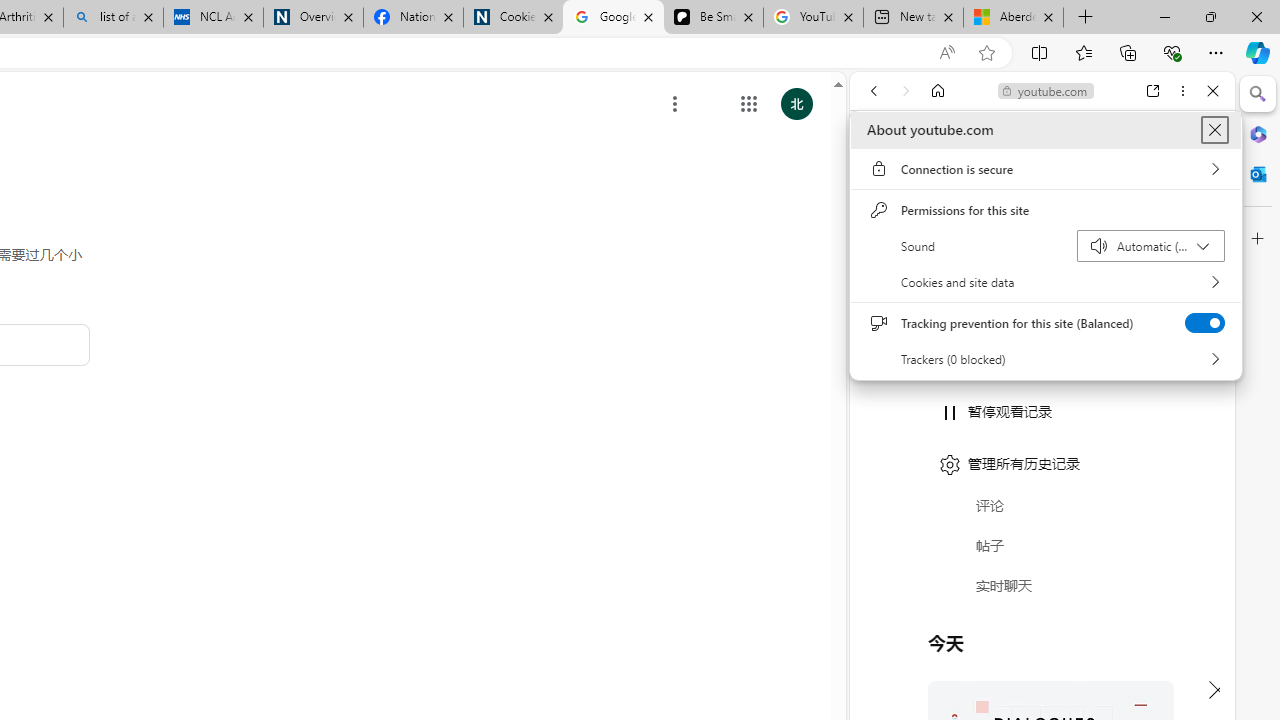  I want to click on 'Connection is secure', so click(1045, 168).